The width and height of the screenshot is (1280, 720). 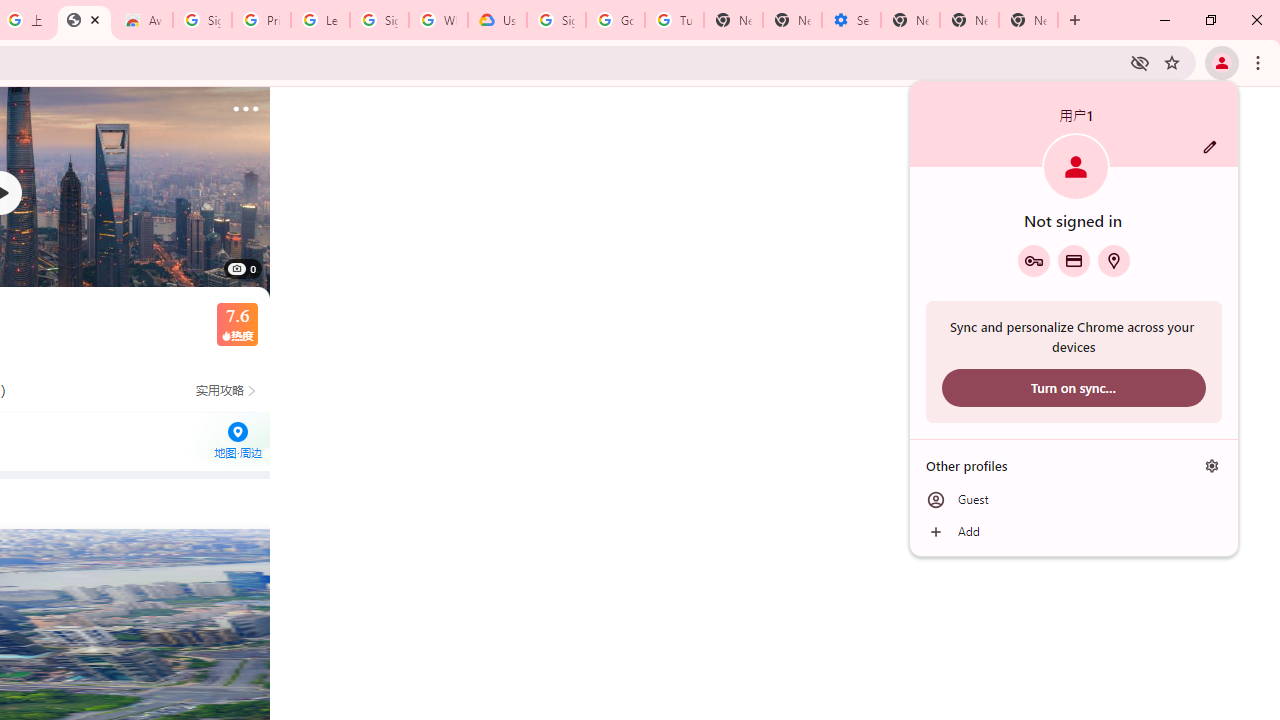 I want to click on 'Google Password Manager', so click(x=1033, y=260).